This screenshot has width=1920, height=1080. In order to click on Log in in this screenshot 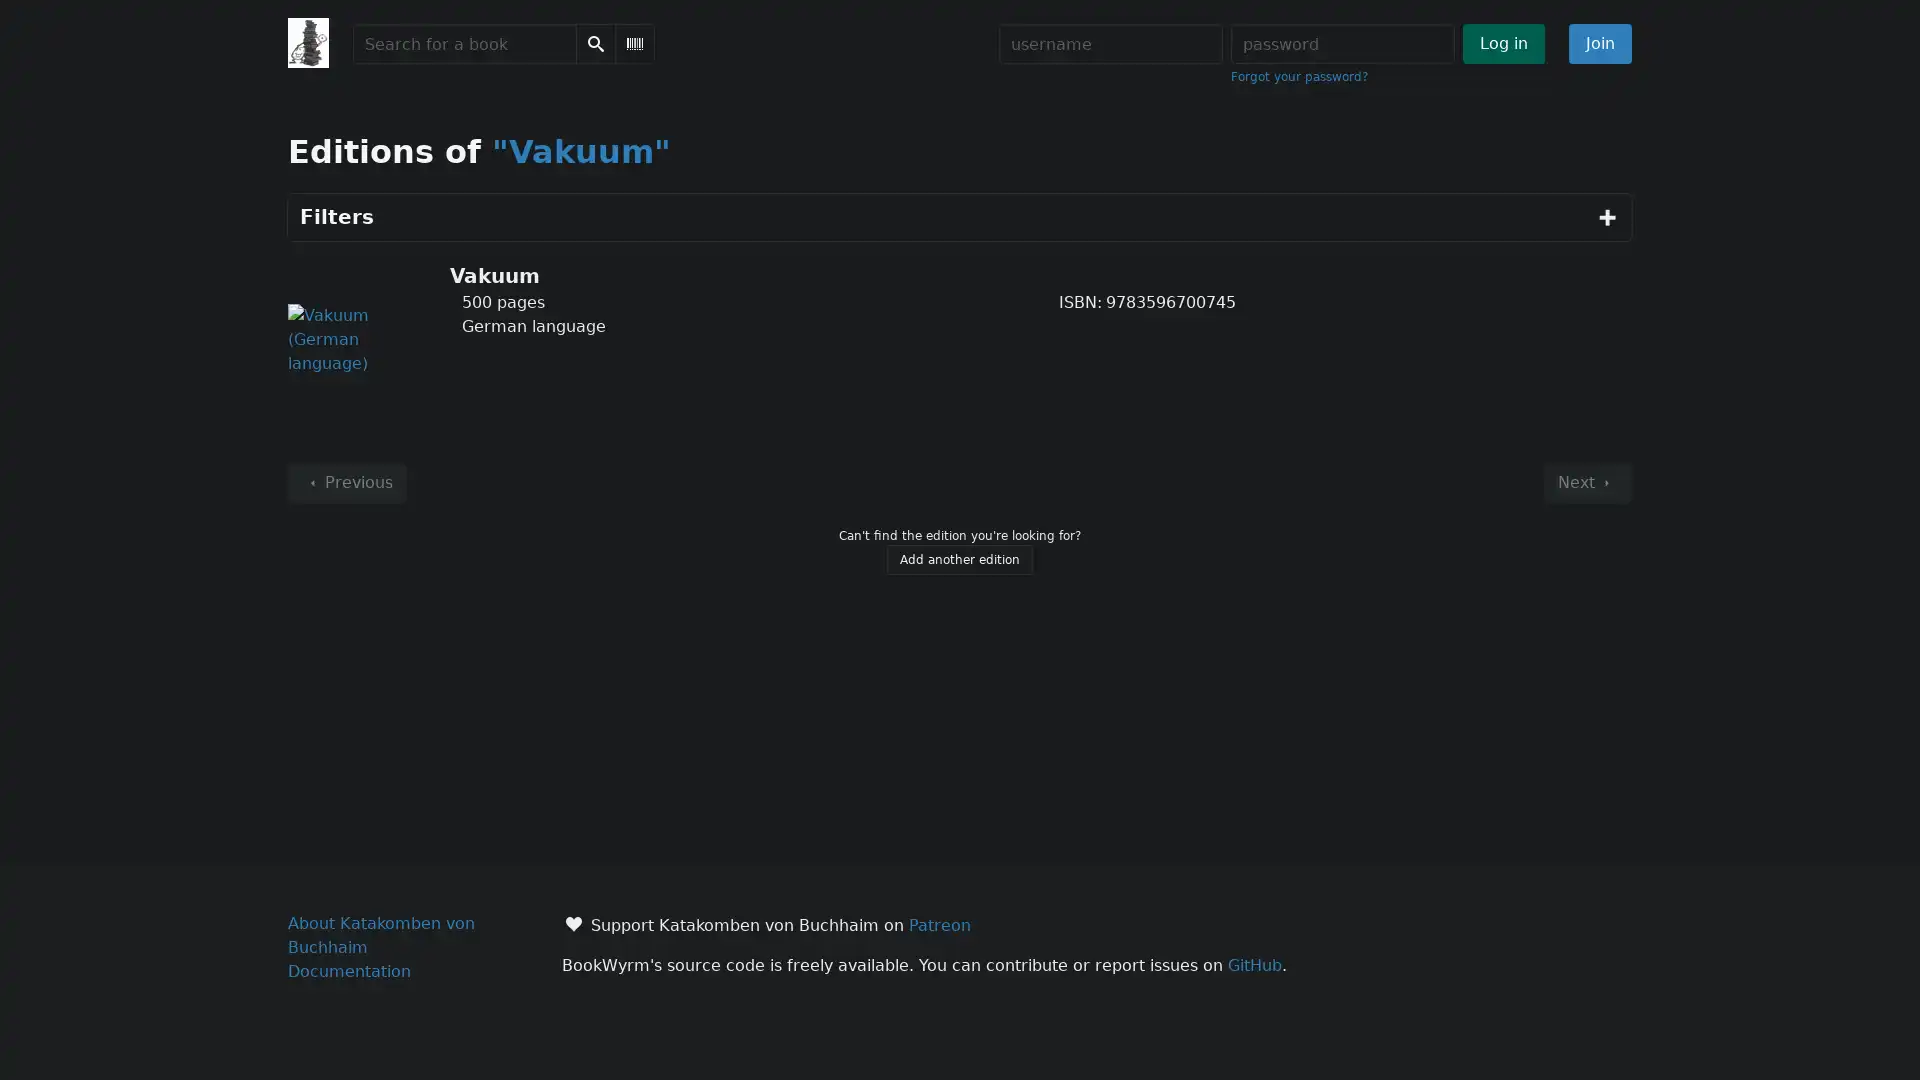, I will do `click(1502, 43)`.